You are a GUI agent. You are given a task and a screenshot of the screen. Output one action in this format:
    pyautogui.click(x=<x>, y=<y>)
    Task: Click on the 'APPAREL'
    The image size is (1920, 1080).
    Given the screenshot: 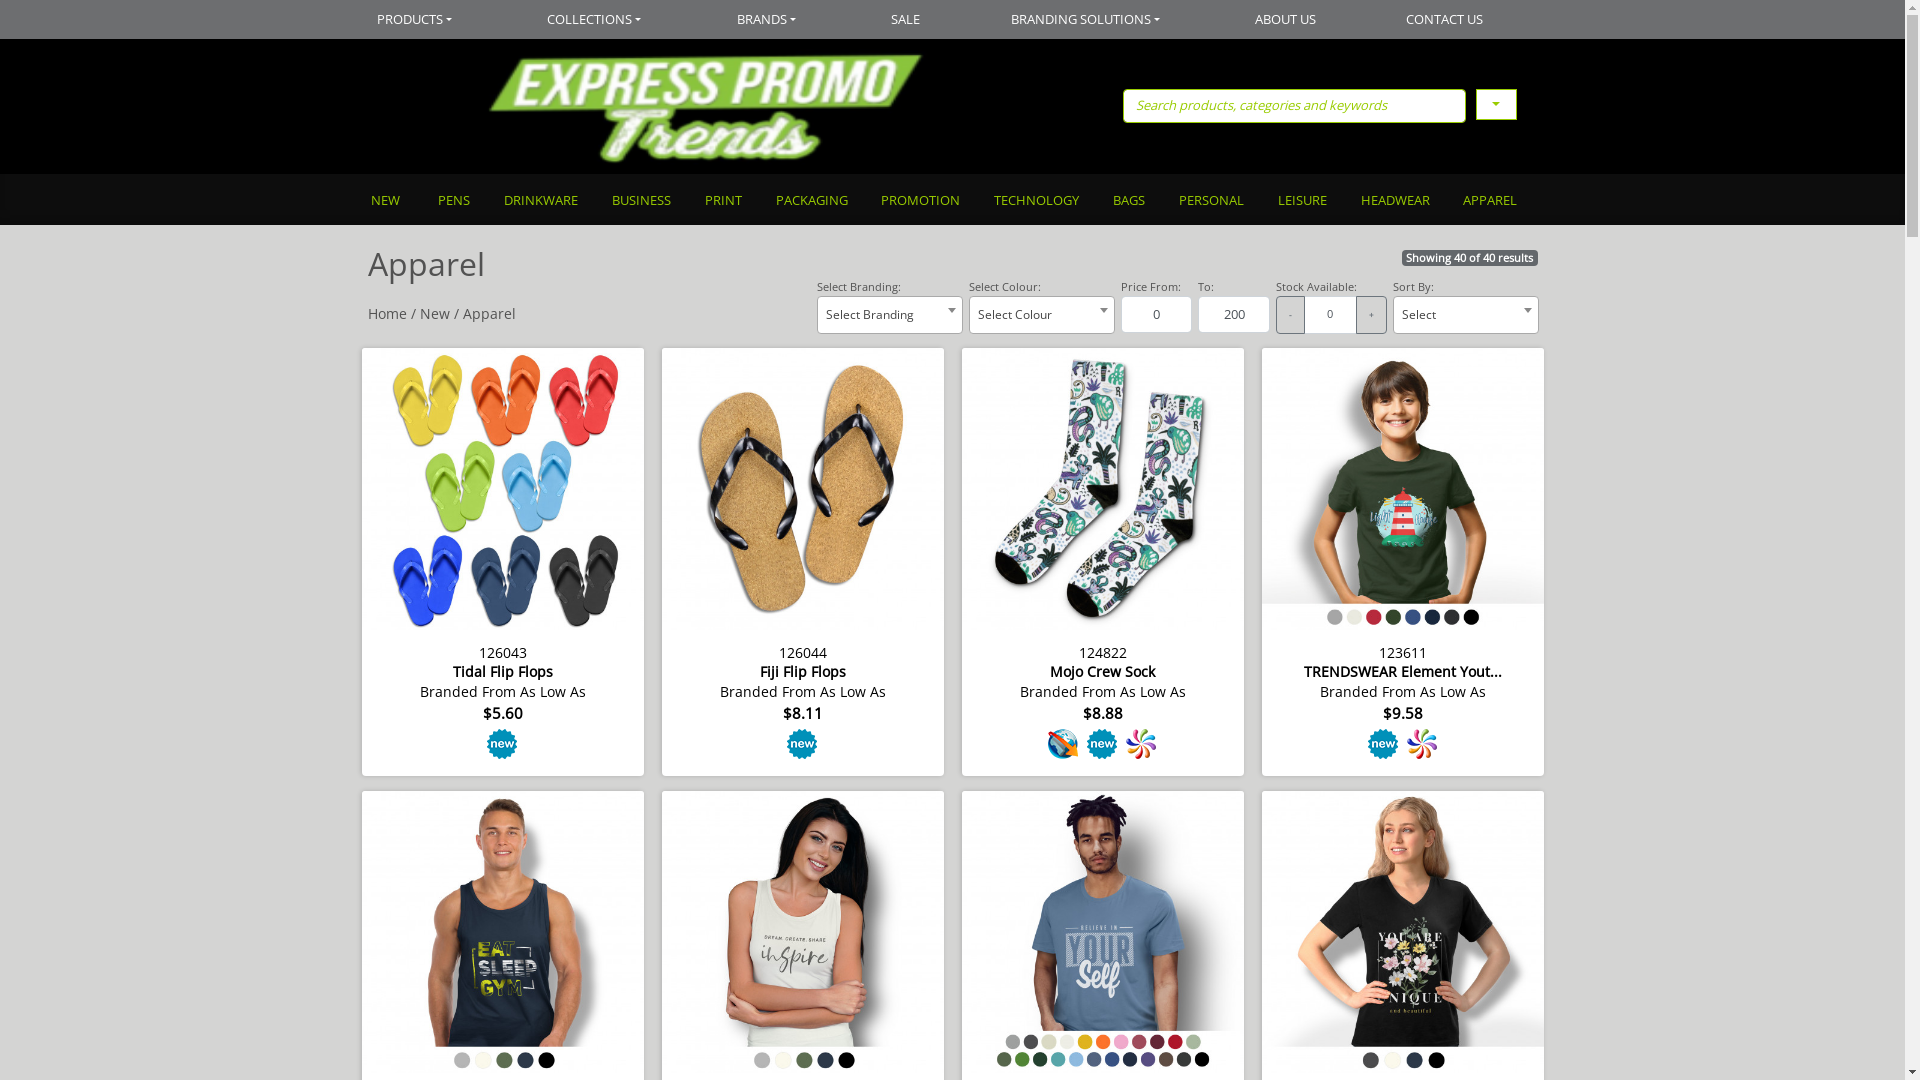 What is the action you would take?
    pyautogui.click(x=1489, y=201)
    